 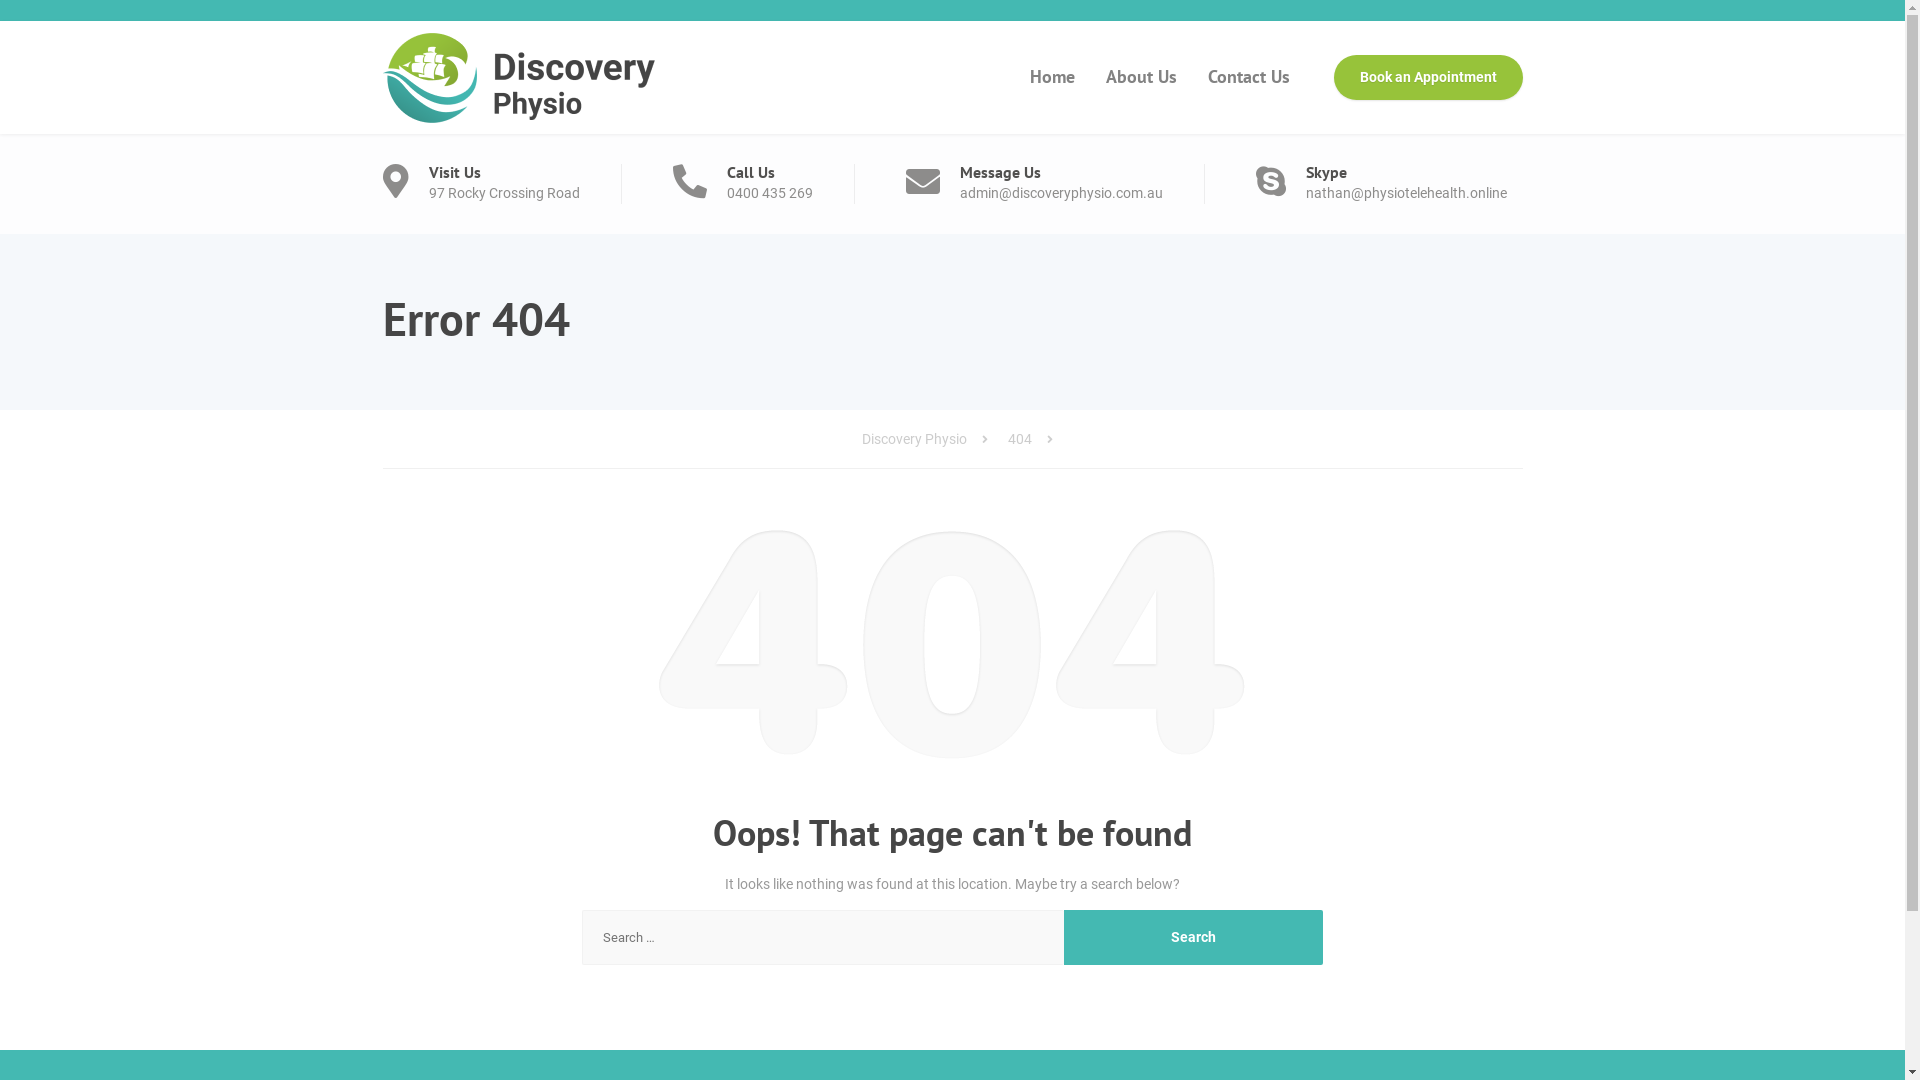 I want to click on 'Discovery Physio', so click(x=862, y=438).